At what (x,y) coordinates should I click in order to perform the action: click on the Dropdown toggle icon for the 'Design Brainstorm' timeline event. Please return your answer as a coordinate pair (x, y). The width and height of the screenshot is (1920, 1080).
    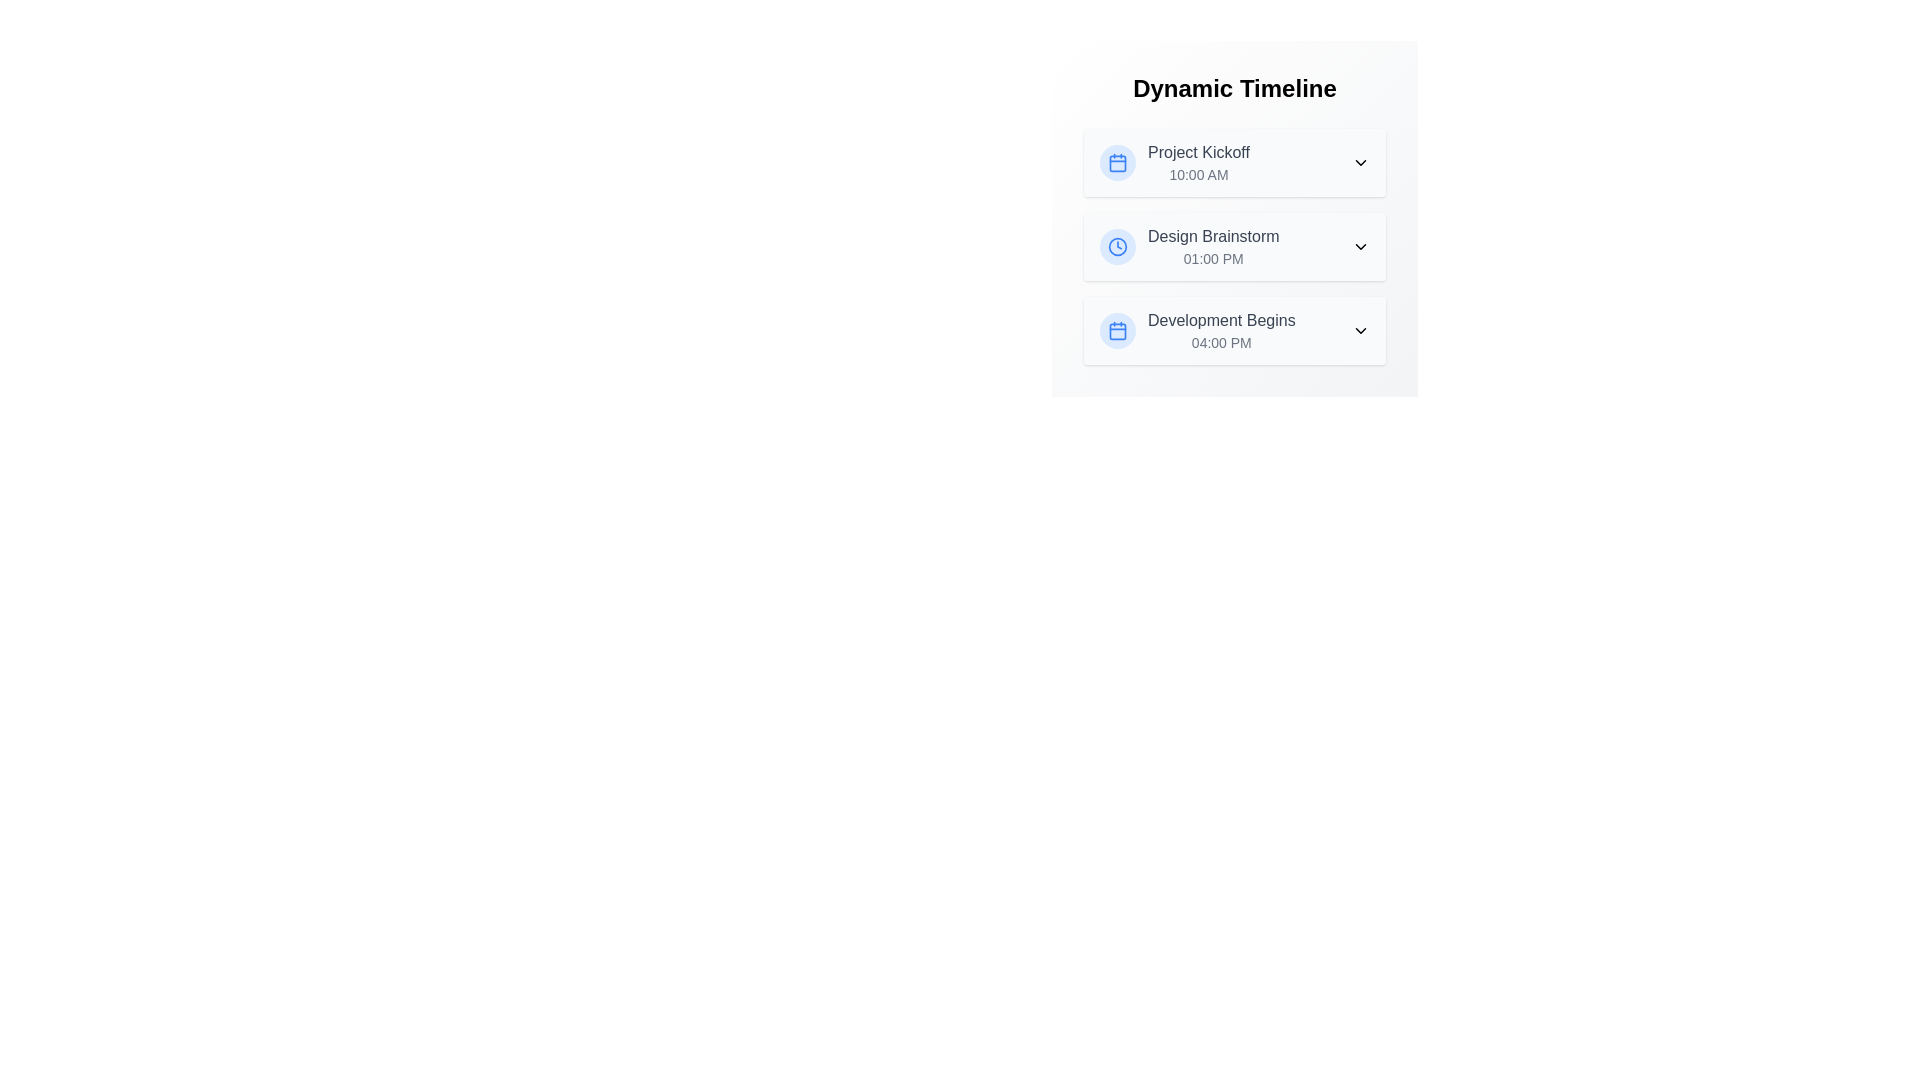
    Looking at the image, I should click on (1360, 245).